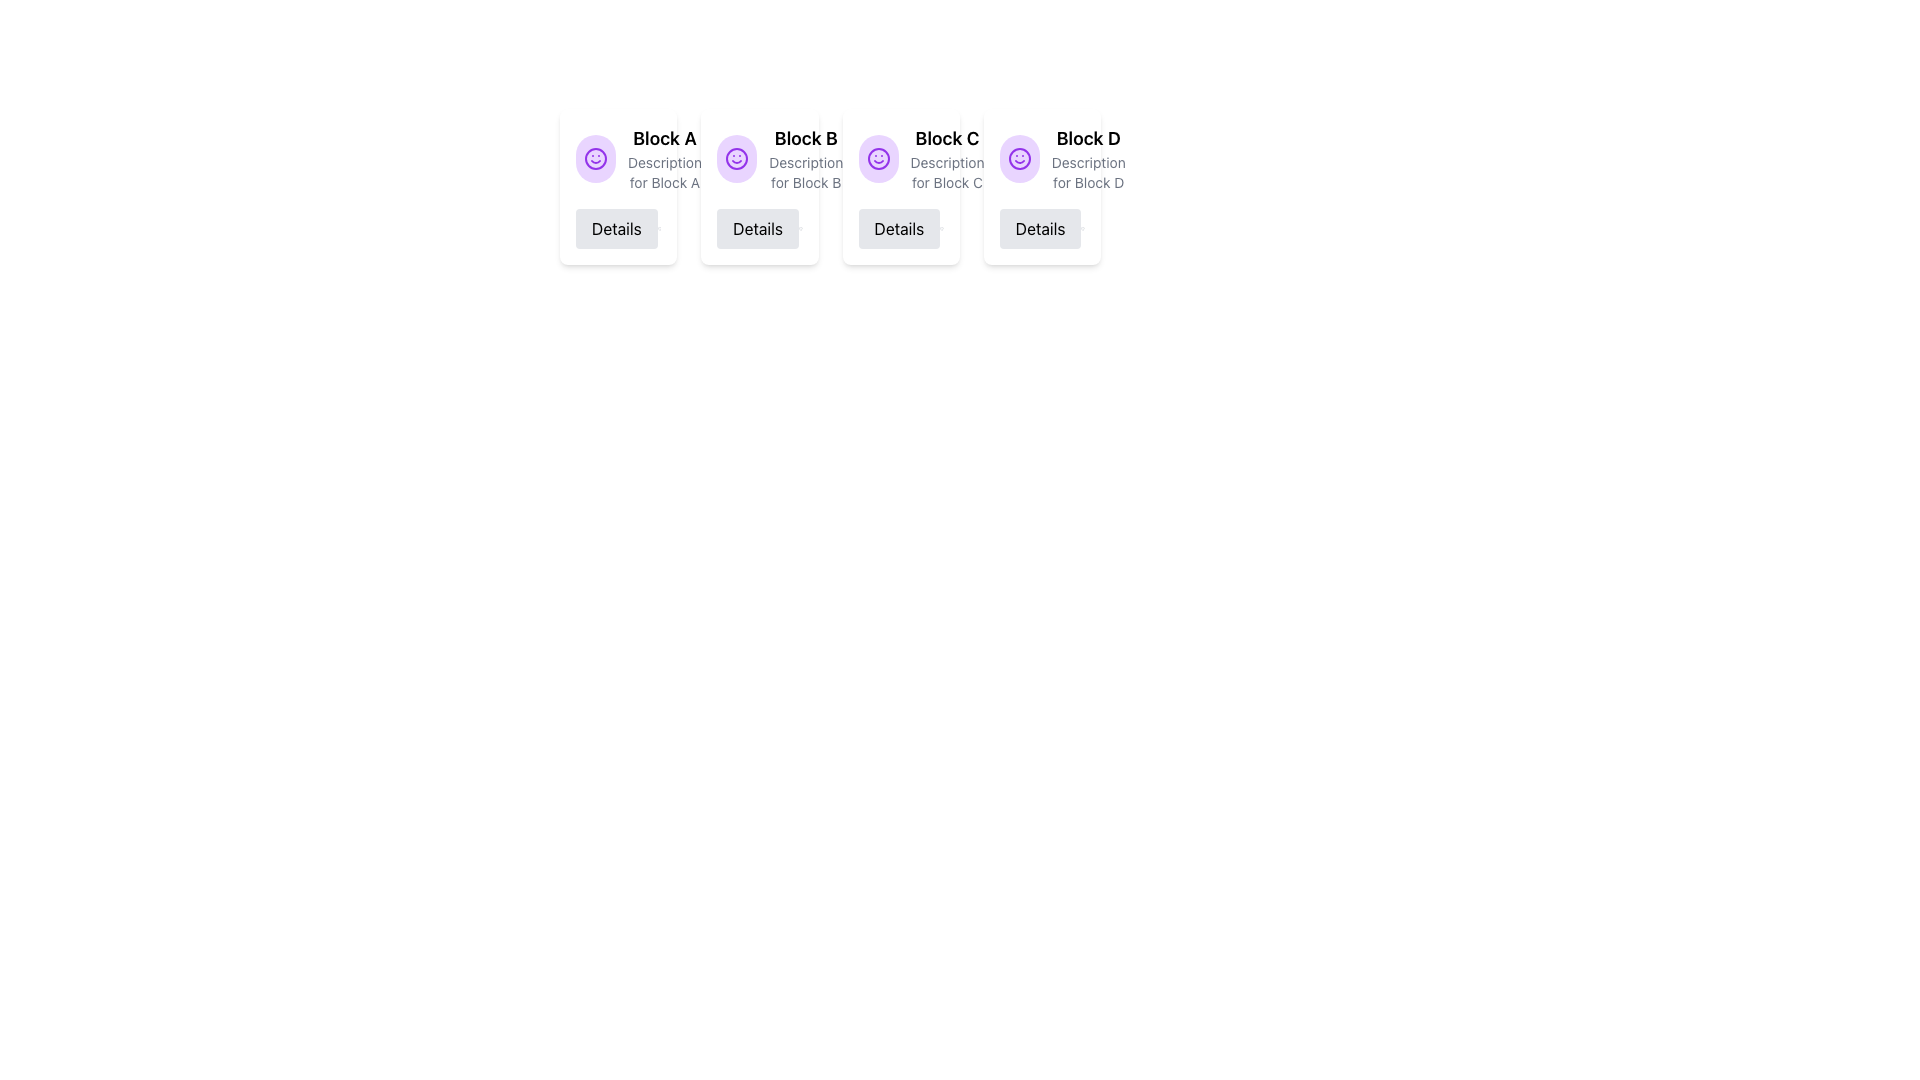 This screenshot has height=1080, width=1920. Describe the element at coordinates (617, 227) in the screenshot. I see `the 'Details' button with a gray background and rounded corners located at the bottom of the card labeled 'Block A'` at that location.